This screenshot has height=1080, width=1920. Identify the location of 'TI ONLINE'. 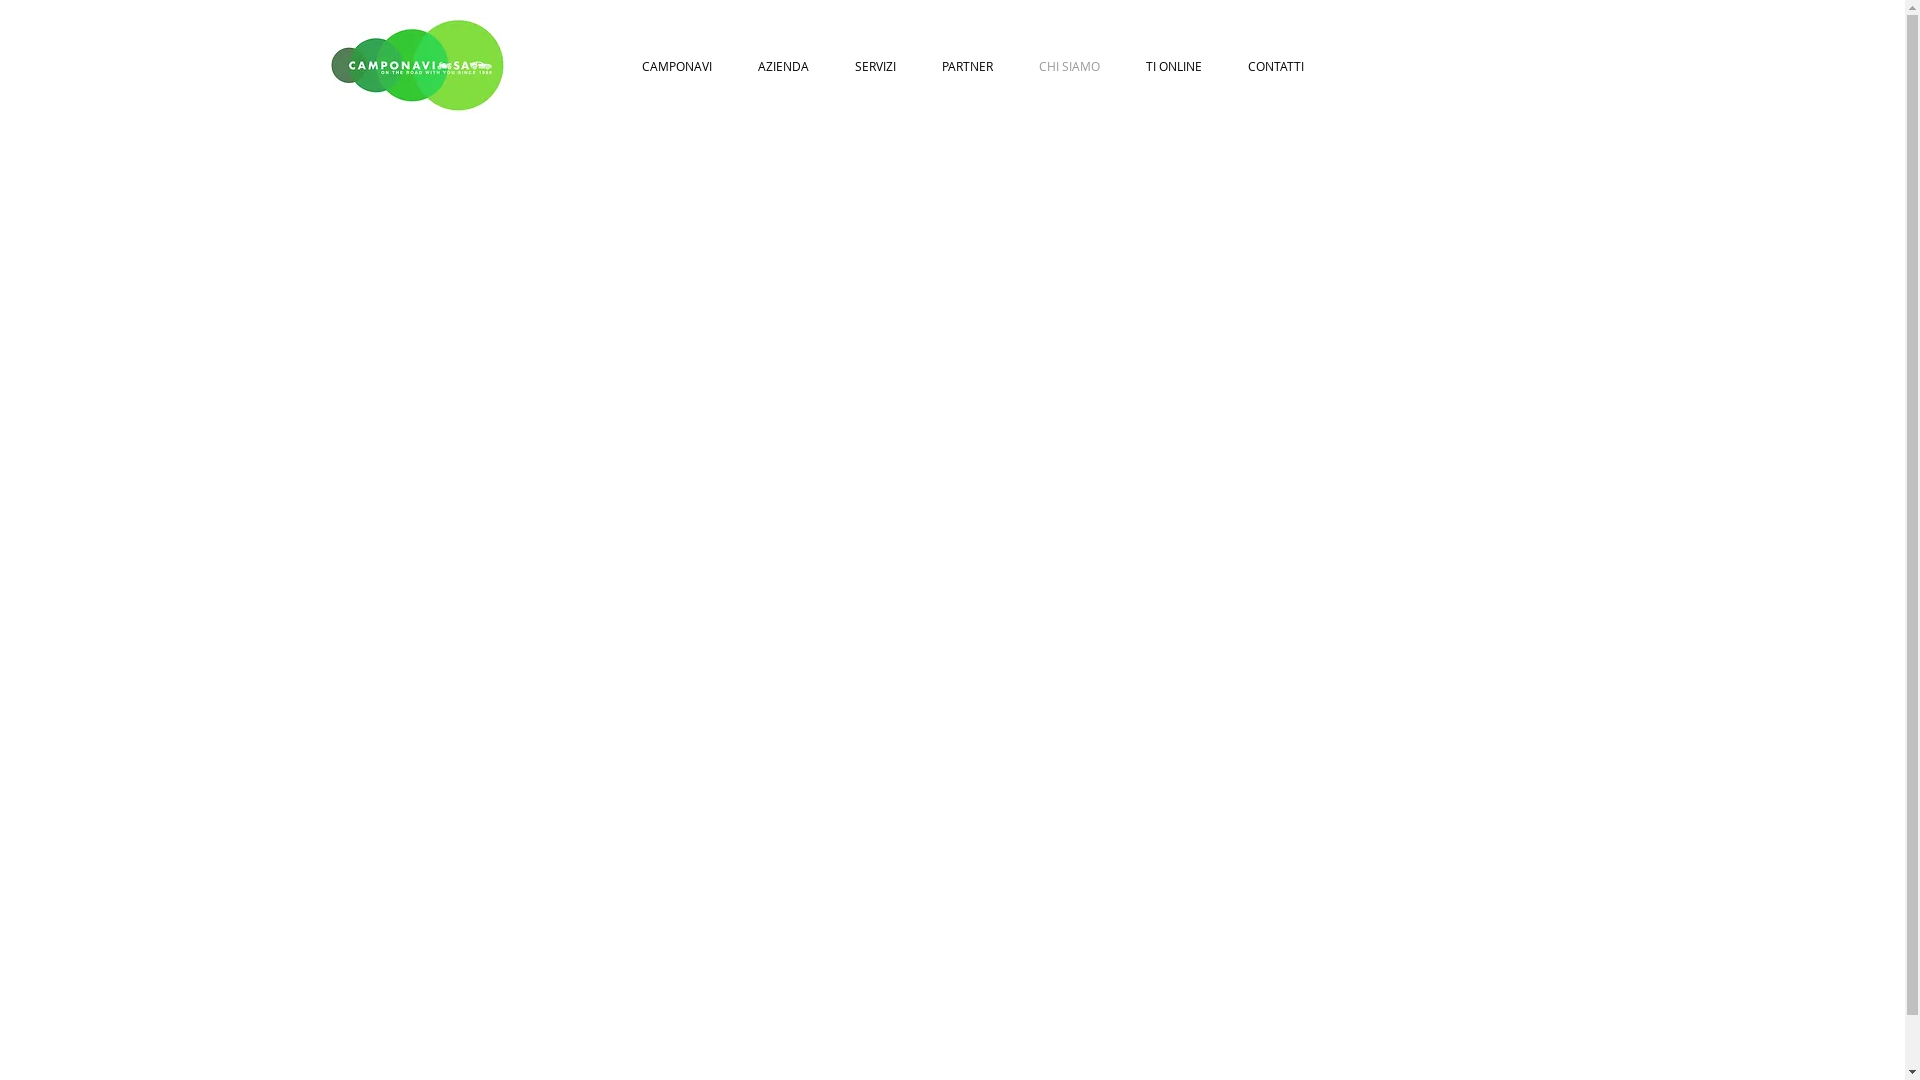
(1174, 64).